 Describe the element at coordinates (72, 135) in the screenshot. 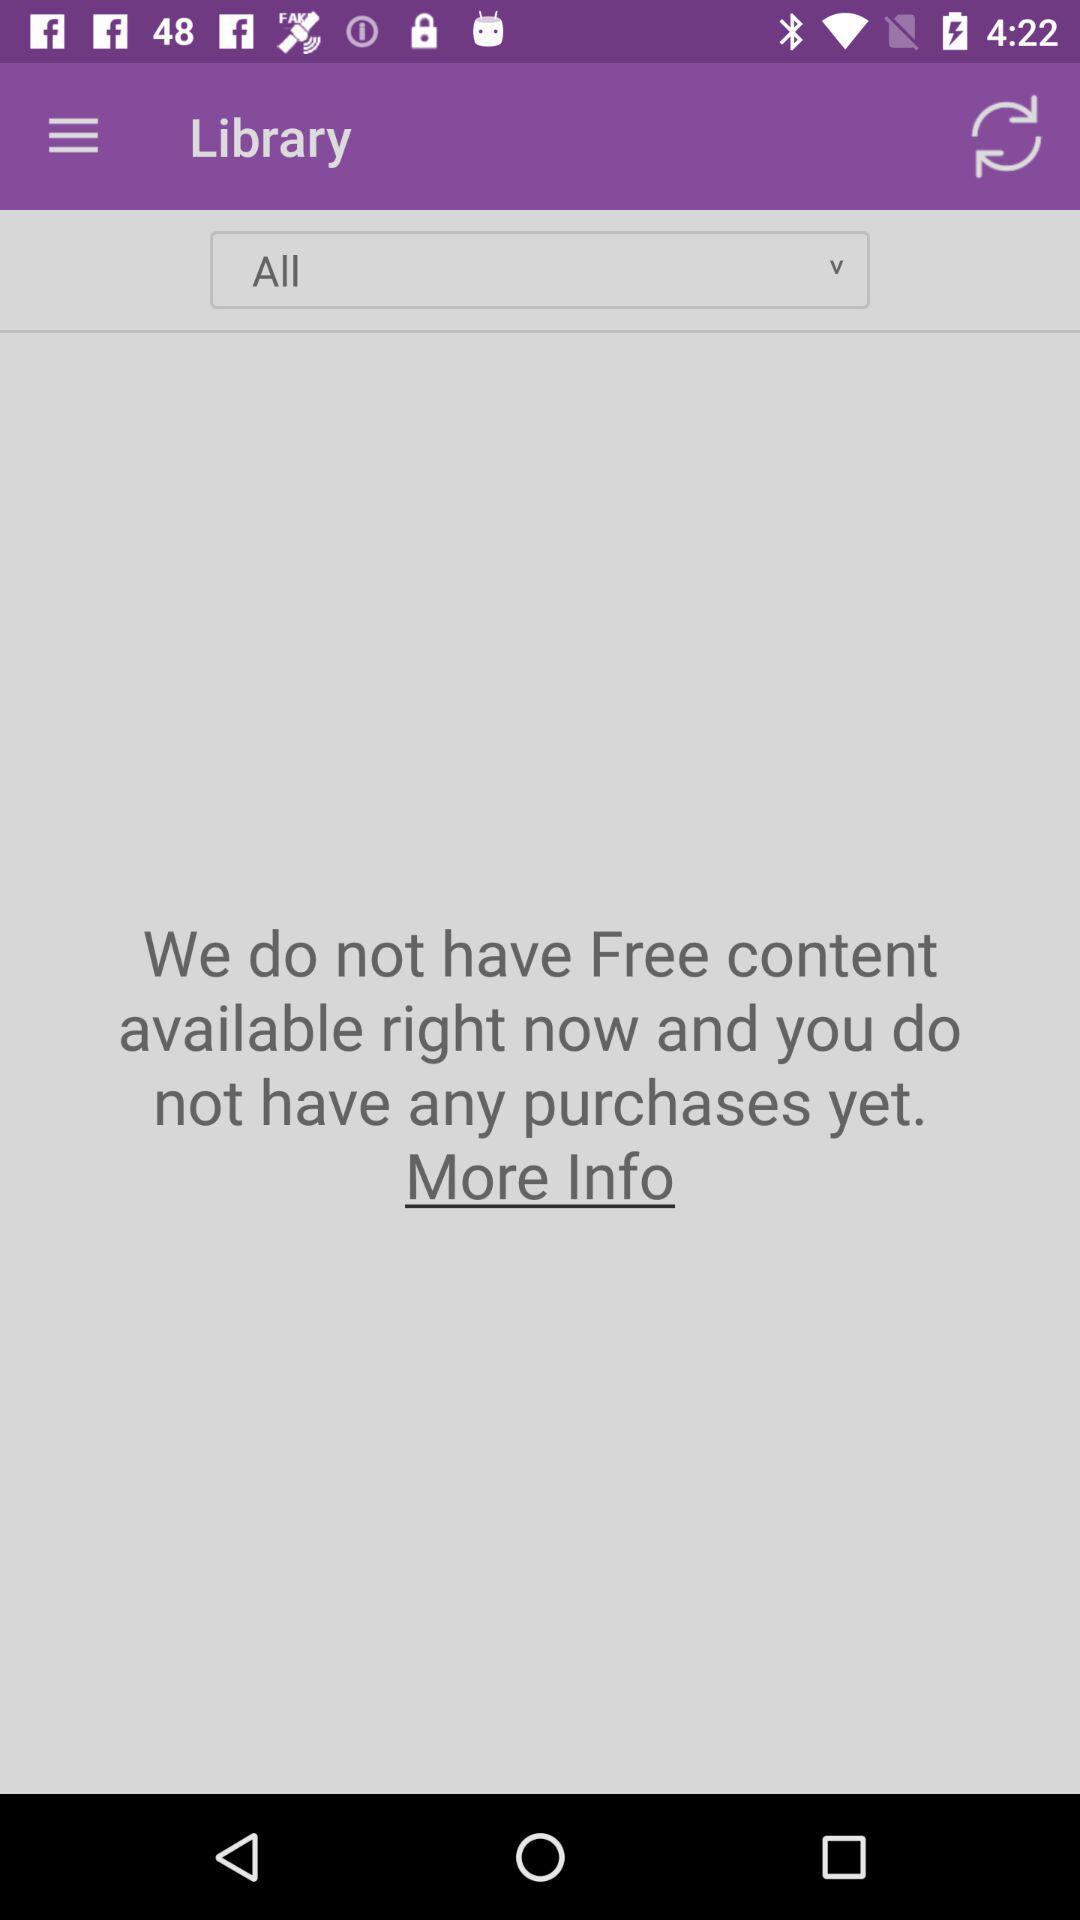

I see `item to the left of the library icon` at that location.